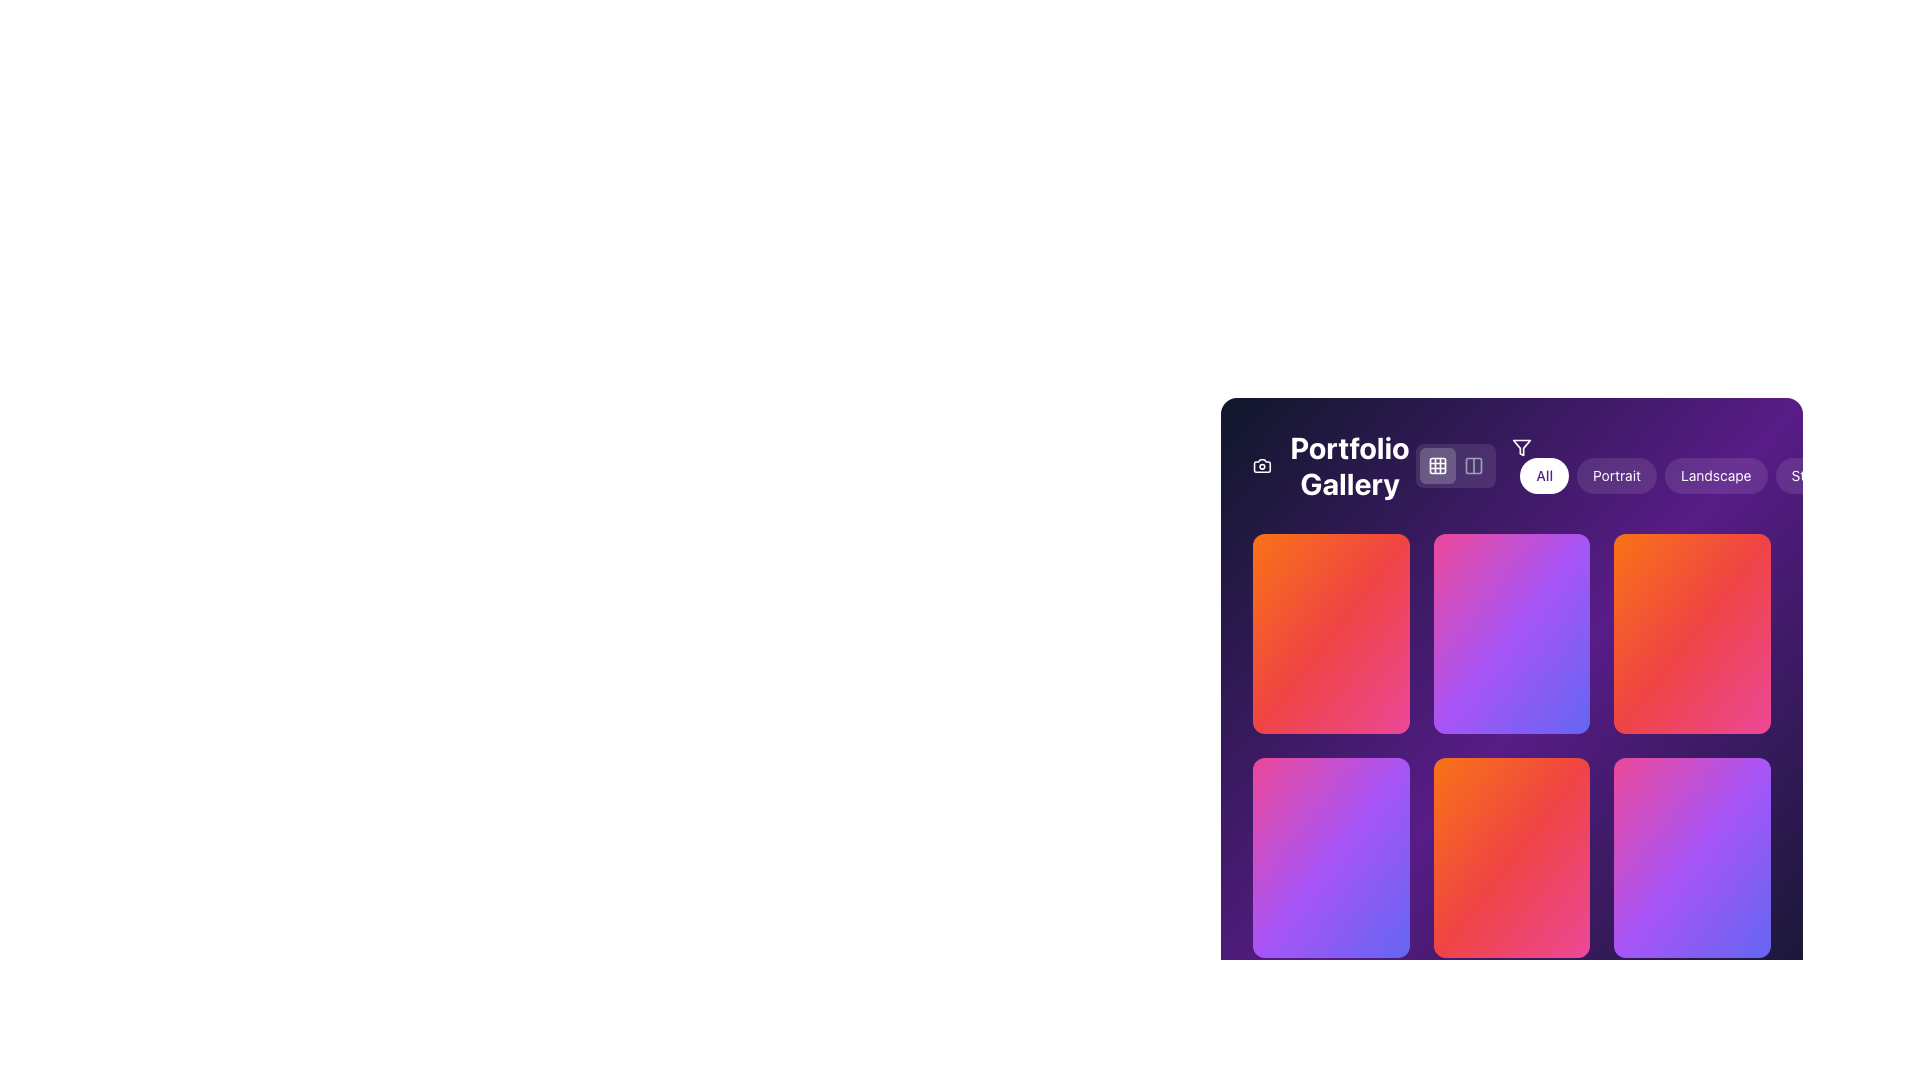 This screenshot has height=1080, width=1920. Describe the element at coordinates (1437, 466) in the screenshot. I see `the central SVG rectangle of the 3x3 grid icon, which is adjacent to the 'Portfolio Gallery' text header` at that location.